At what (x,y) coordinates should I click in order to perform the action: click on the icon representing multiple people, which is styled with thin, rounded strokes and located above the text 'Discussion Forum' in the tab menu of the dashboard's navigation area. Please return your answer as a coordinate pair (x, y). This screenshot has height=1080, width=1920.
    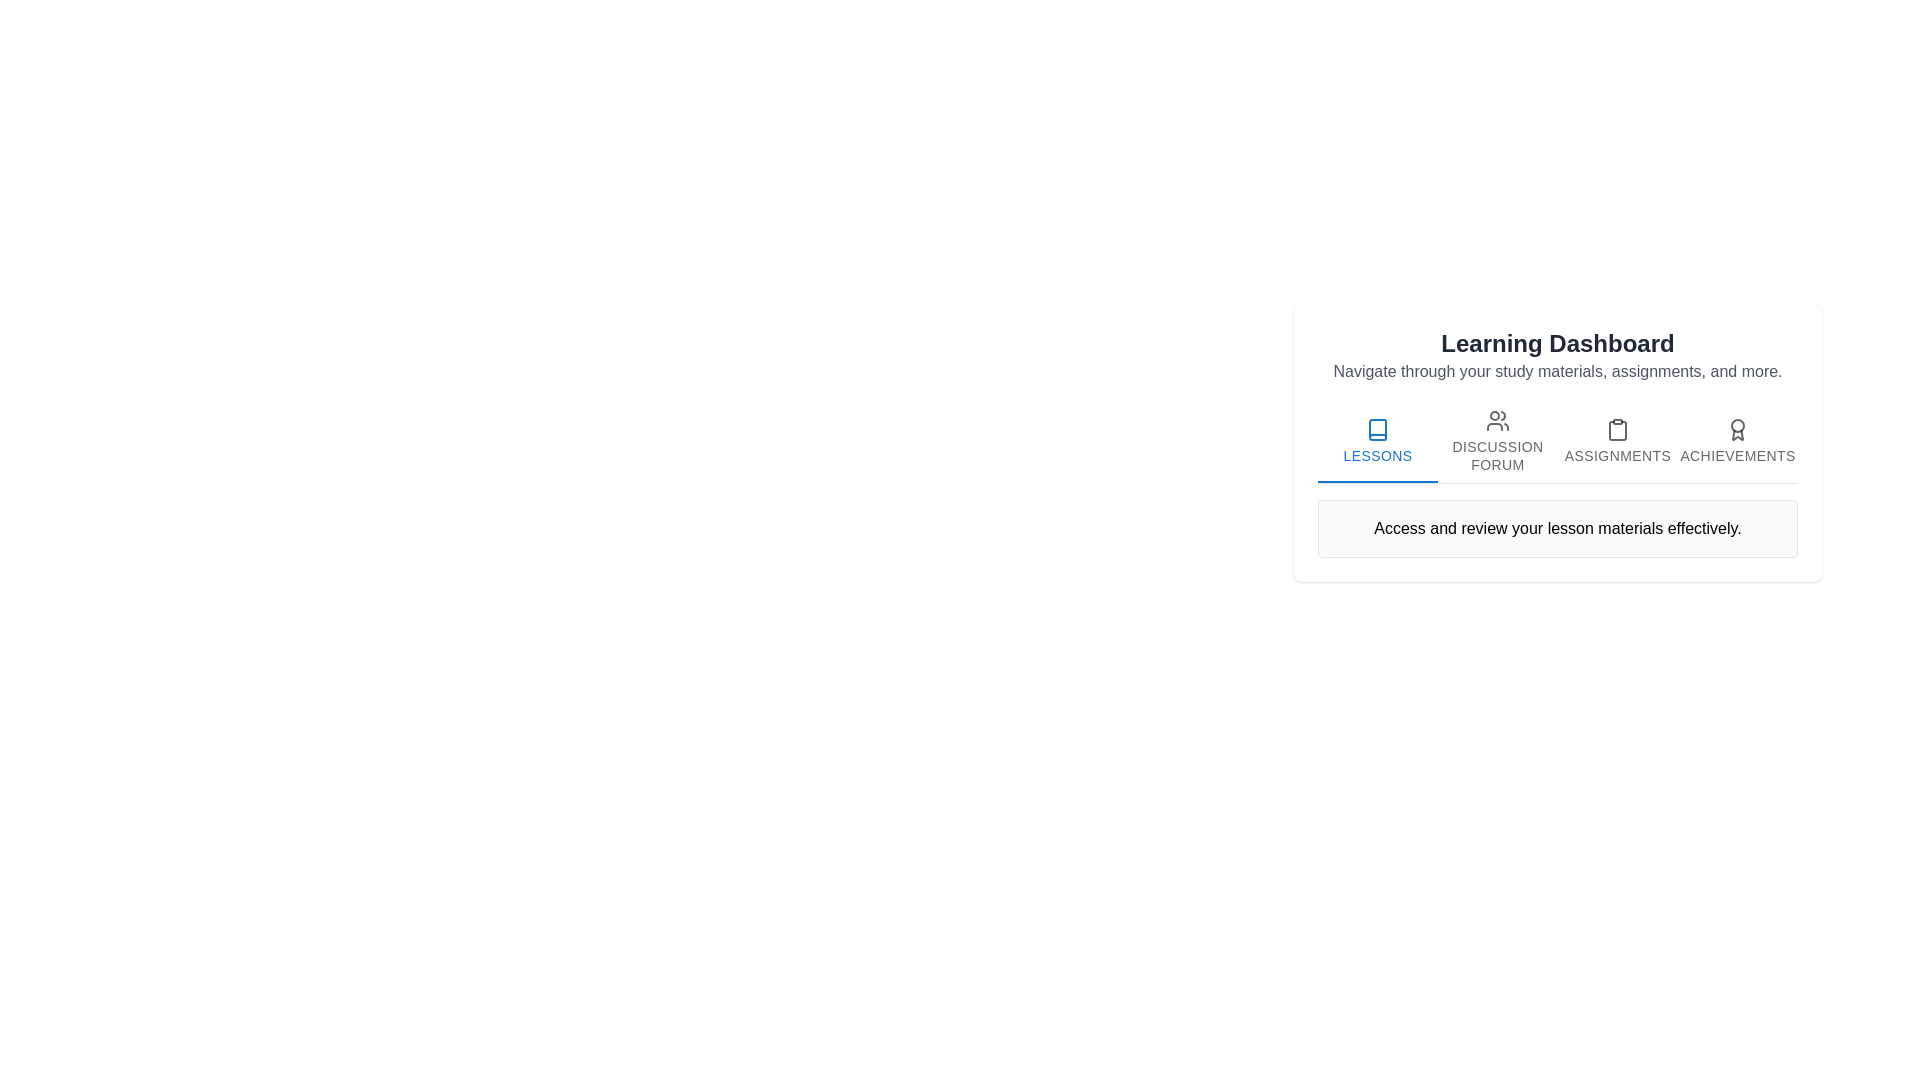
    Looking at the image, I should click on (1497, 419).